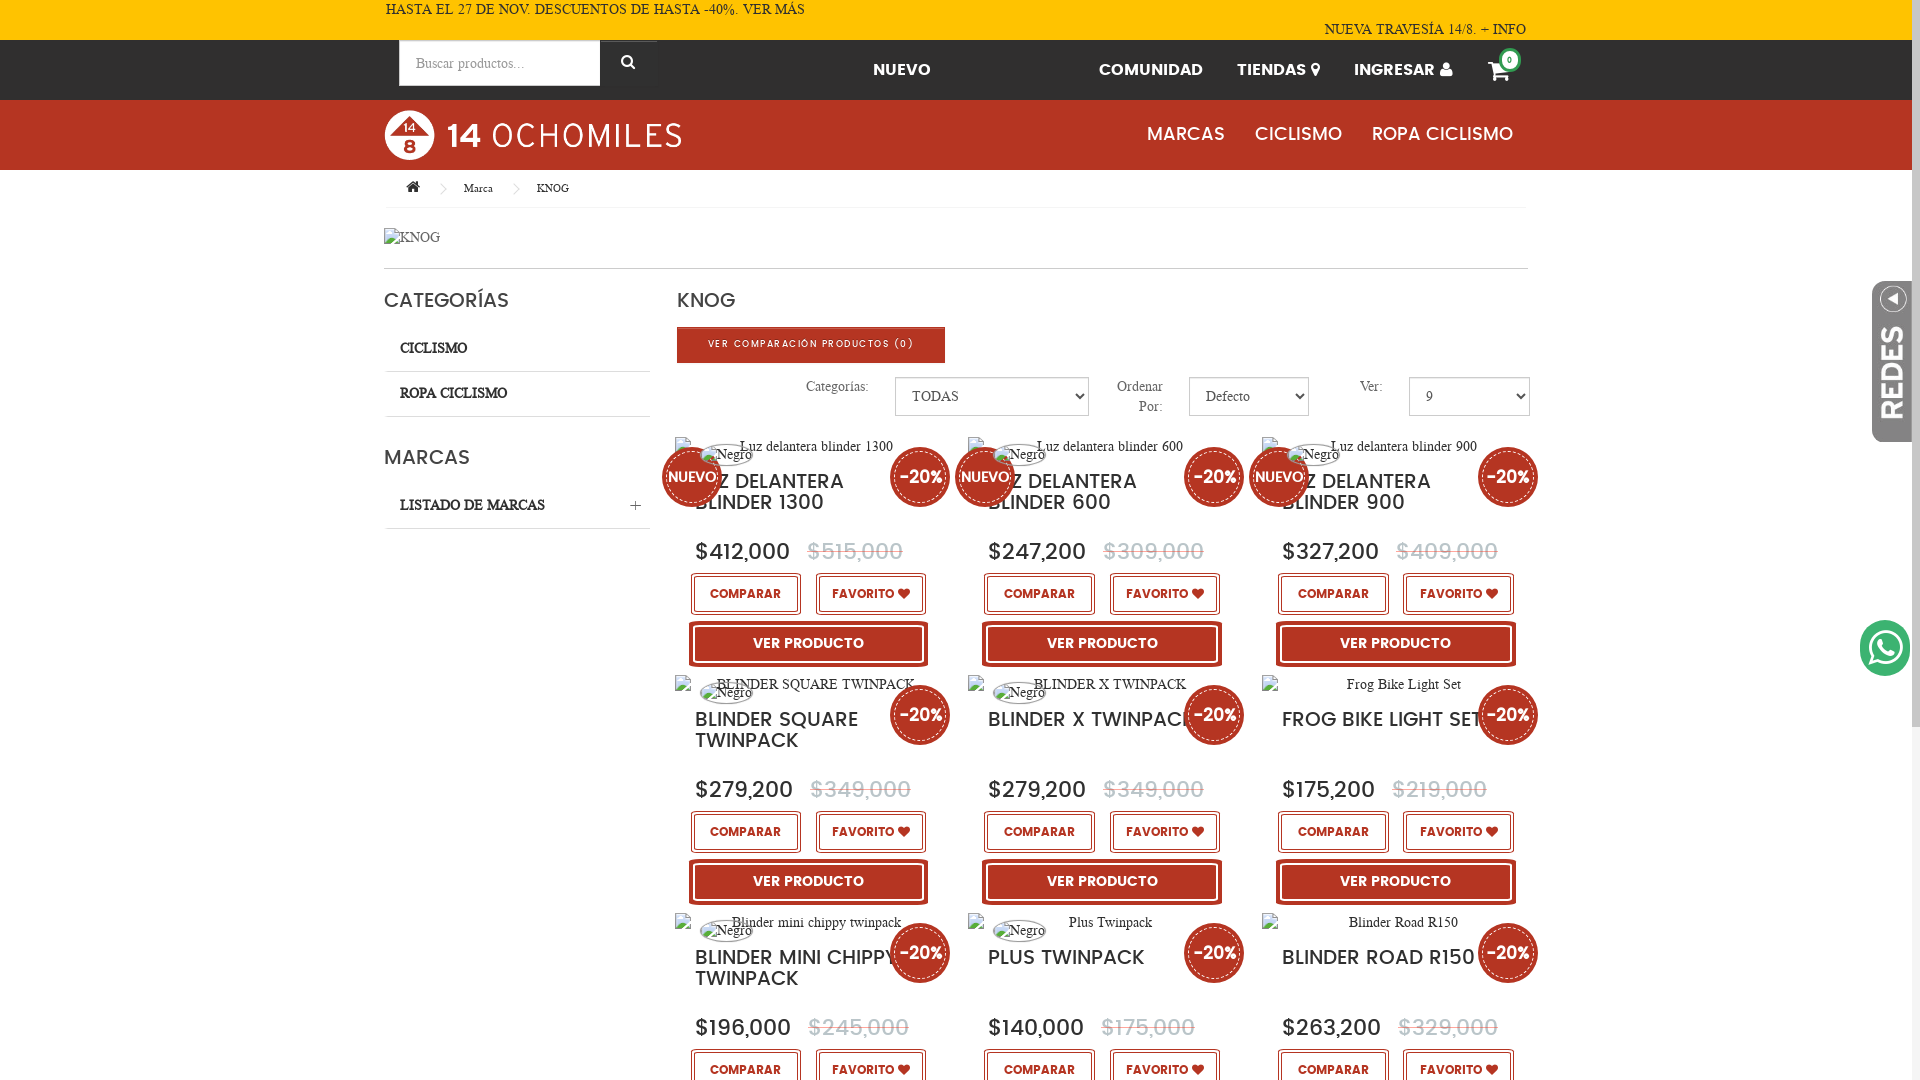 The width and height of the screenshot is (1920, 1080). I want to click on 'LUZ DELANTERA BLINDER 600', so click(1061, 492).